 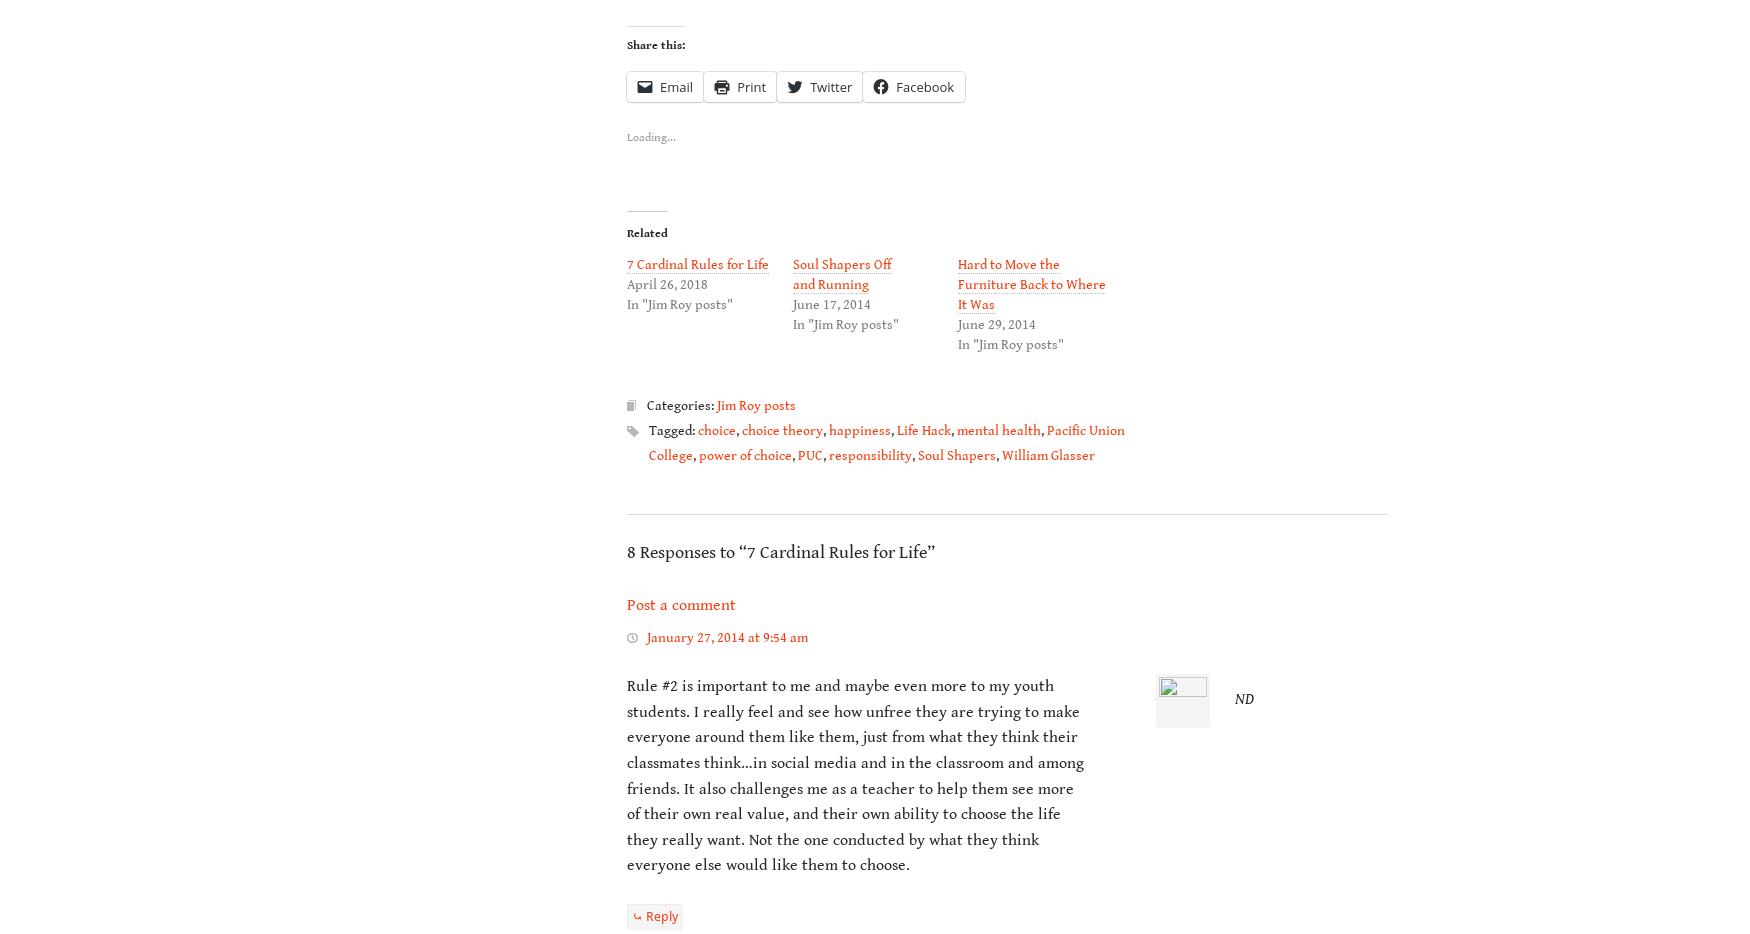 I want to click on 'Jim Roy posts', so click(x=754, y=405).